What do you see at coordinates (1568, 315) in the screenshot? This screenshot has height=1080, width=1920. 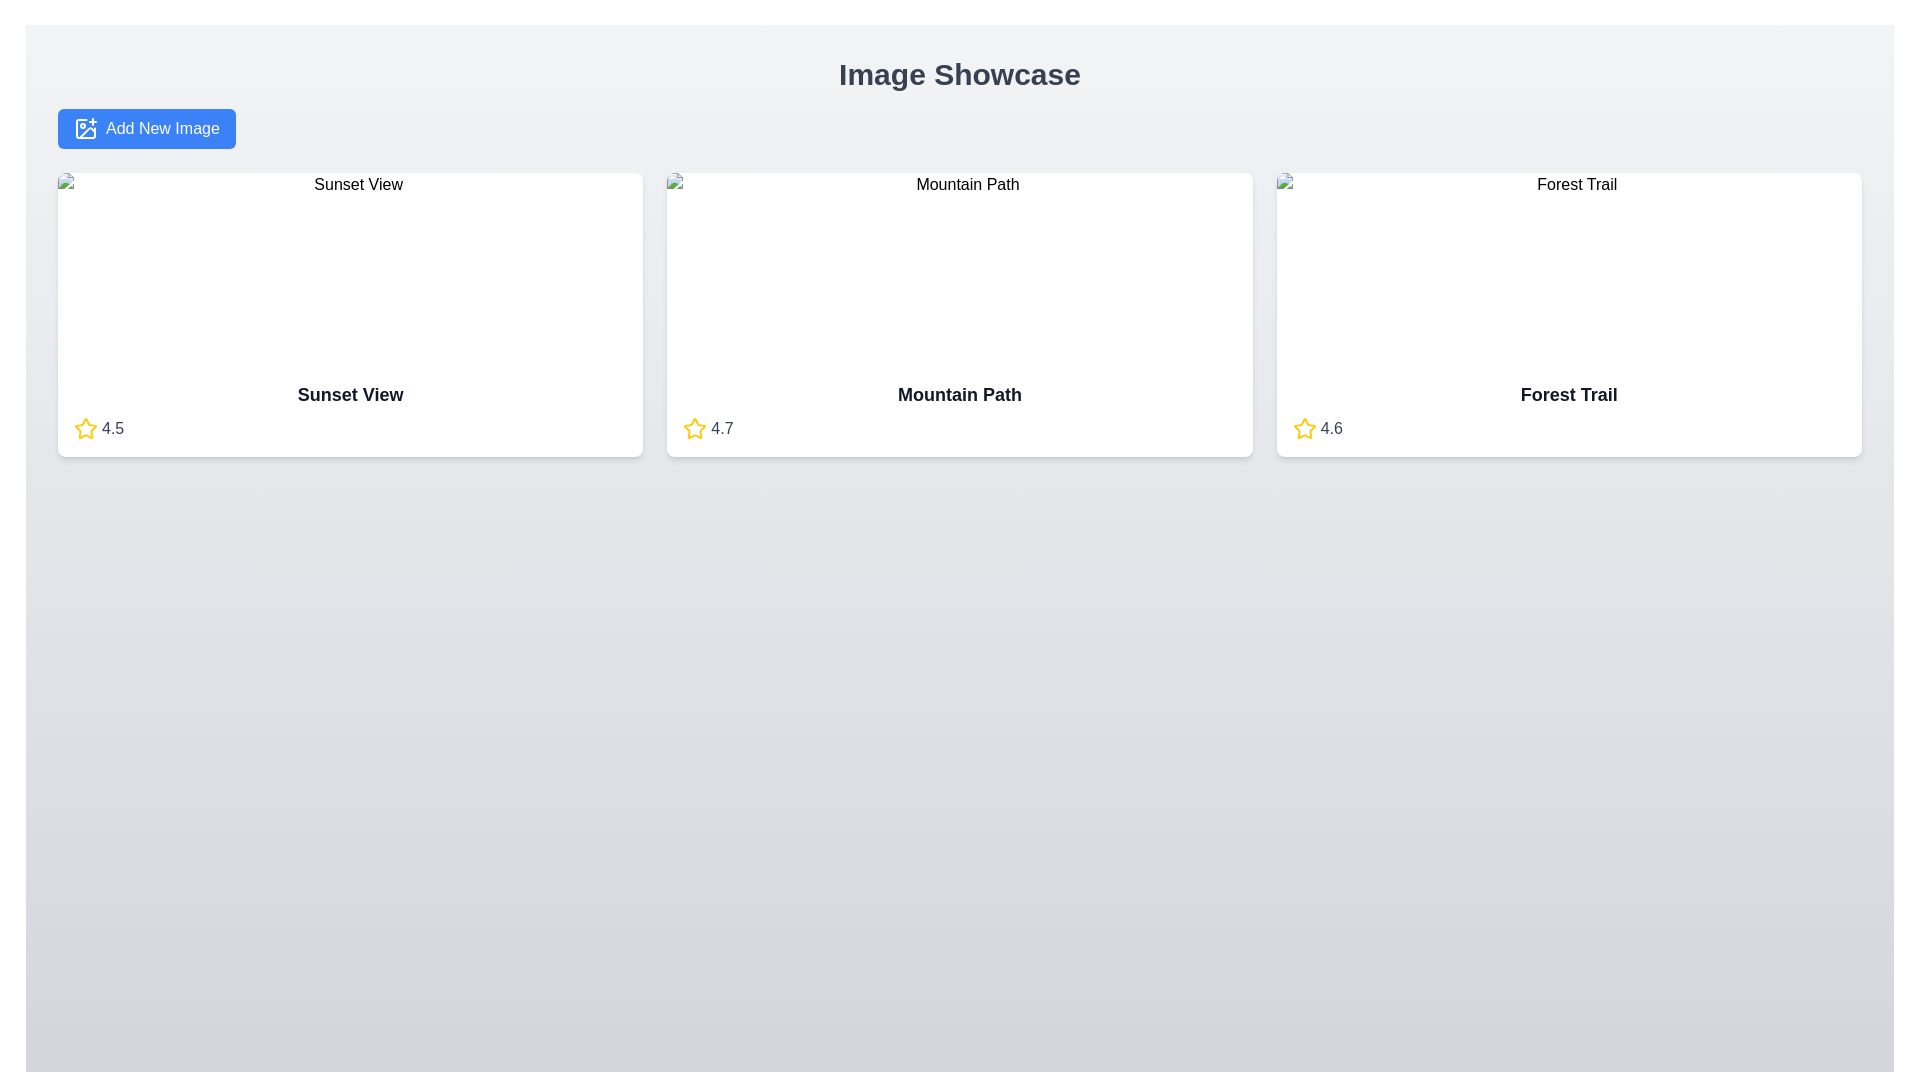 I see `the third Informational Card in the grid` at bounding box center [1568, 315].